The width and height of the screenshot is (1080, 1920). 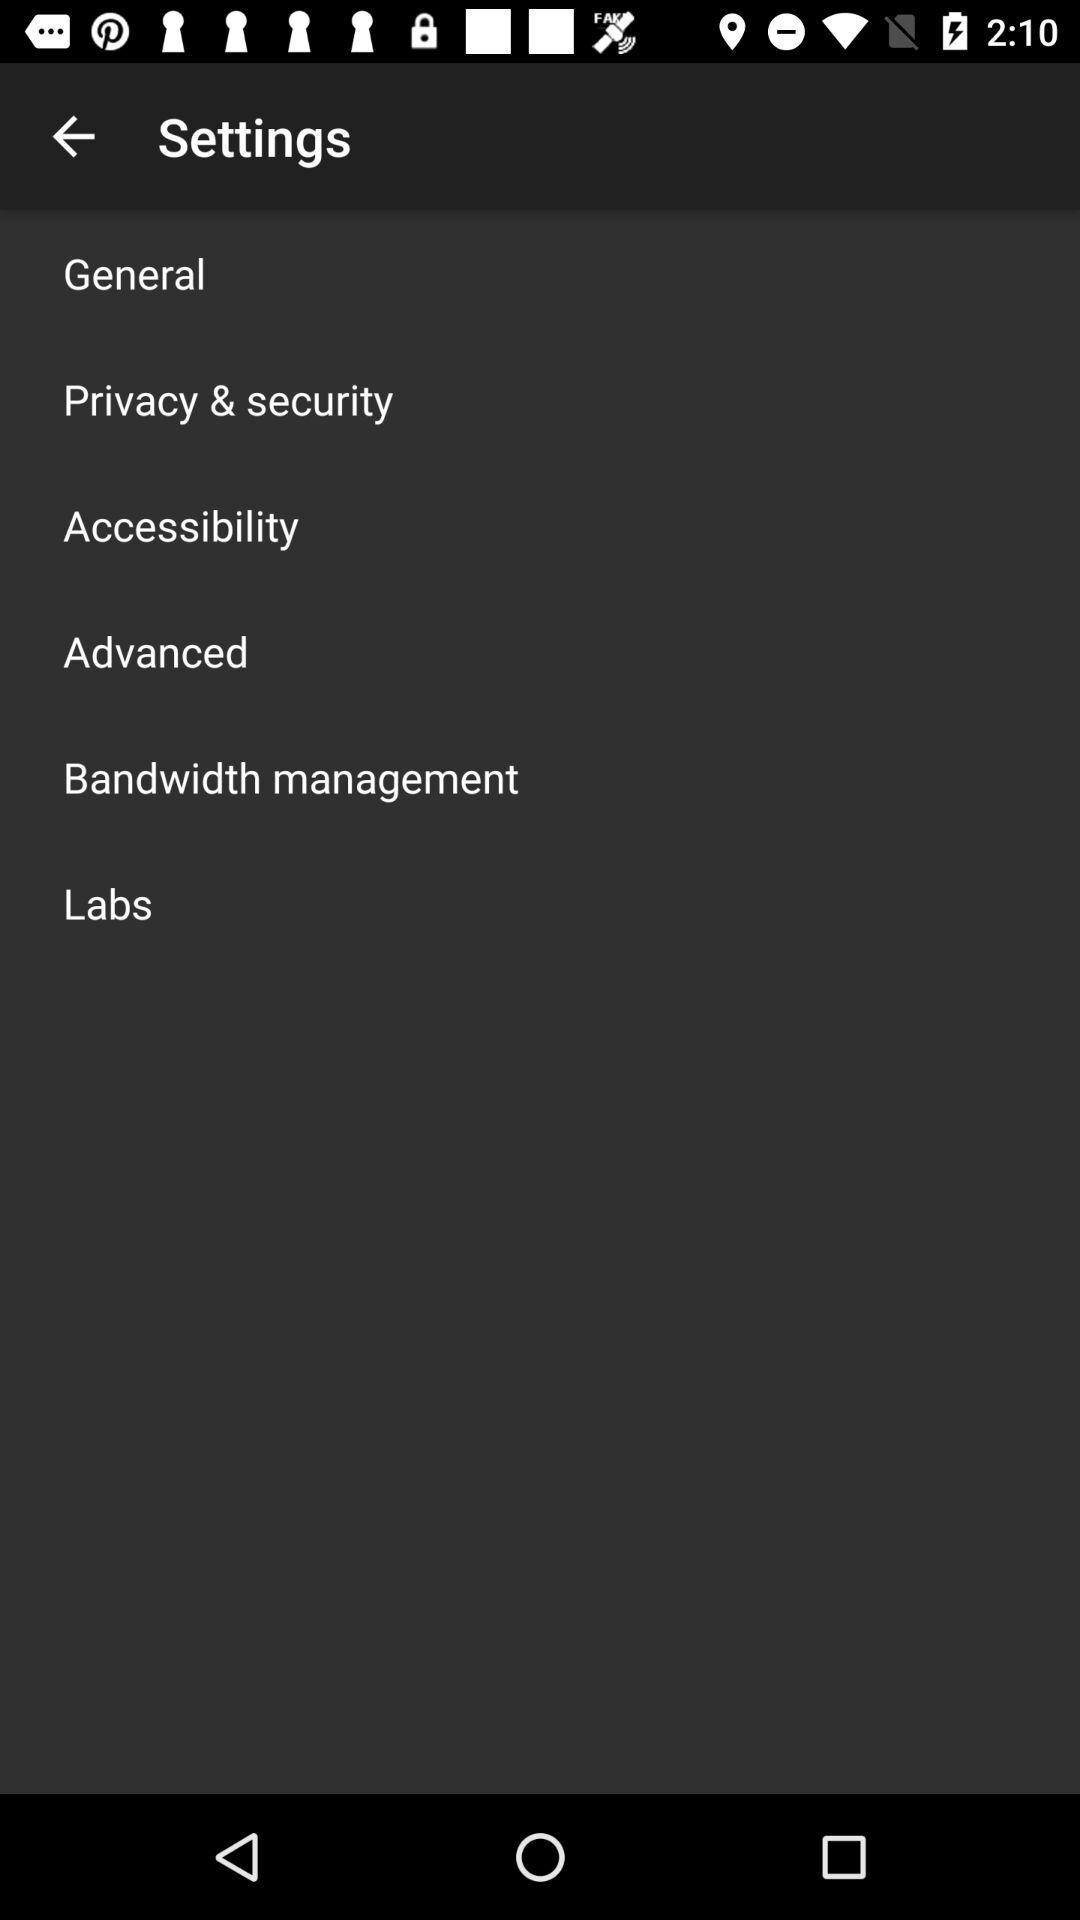 What do you see at coordinates (72, 135) in the screenshot?
I see `the item above the general icon` at bounding box center [72, 135].